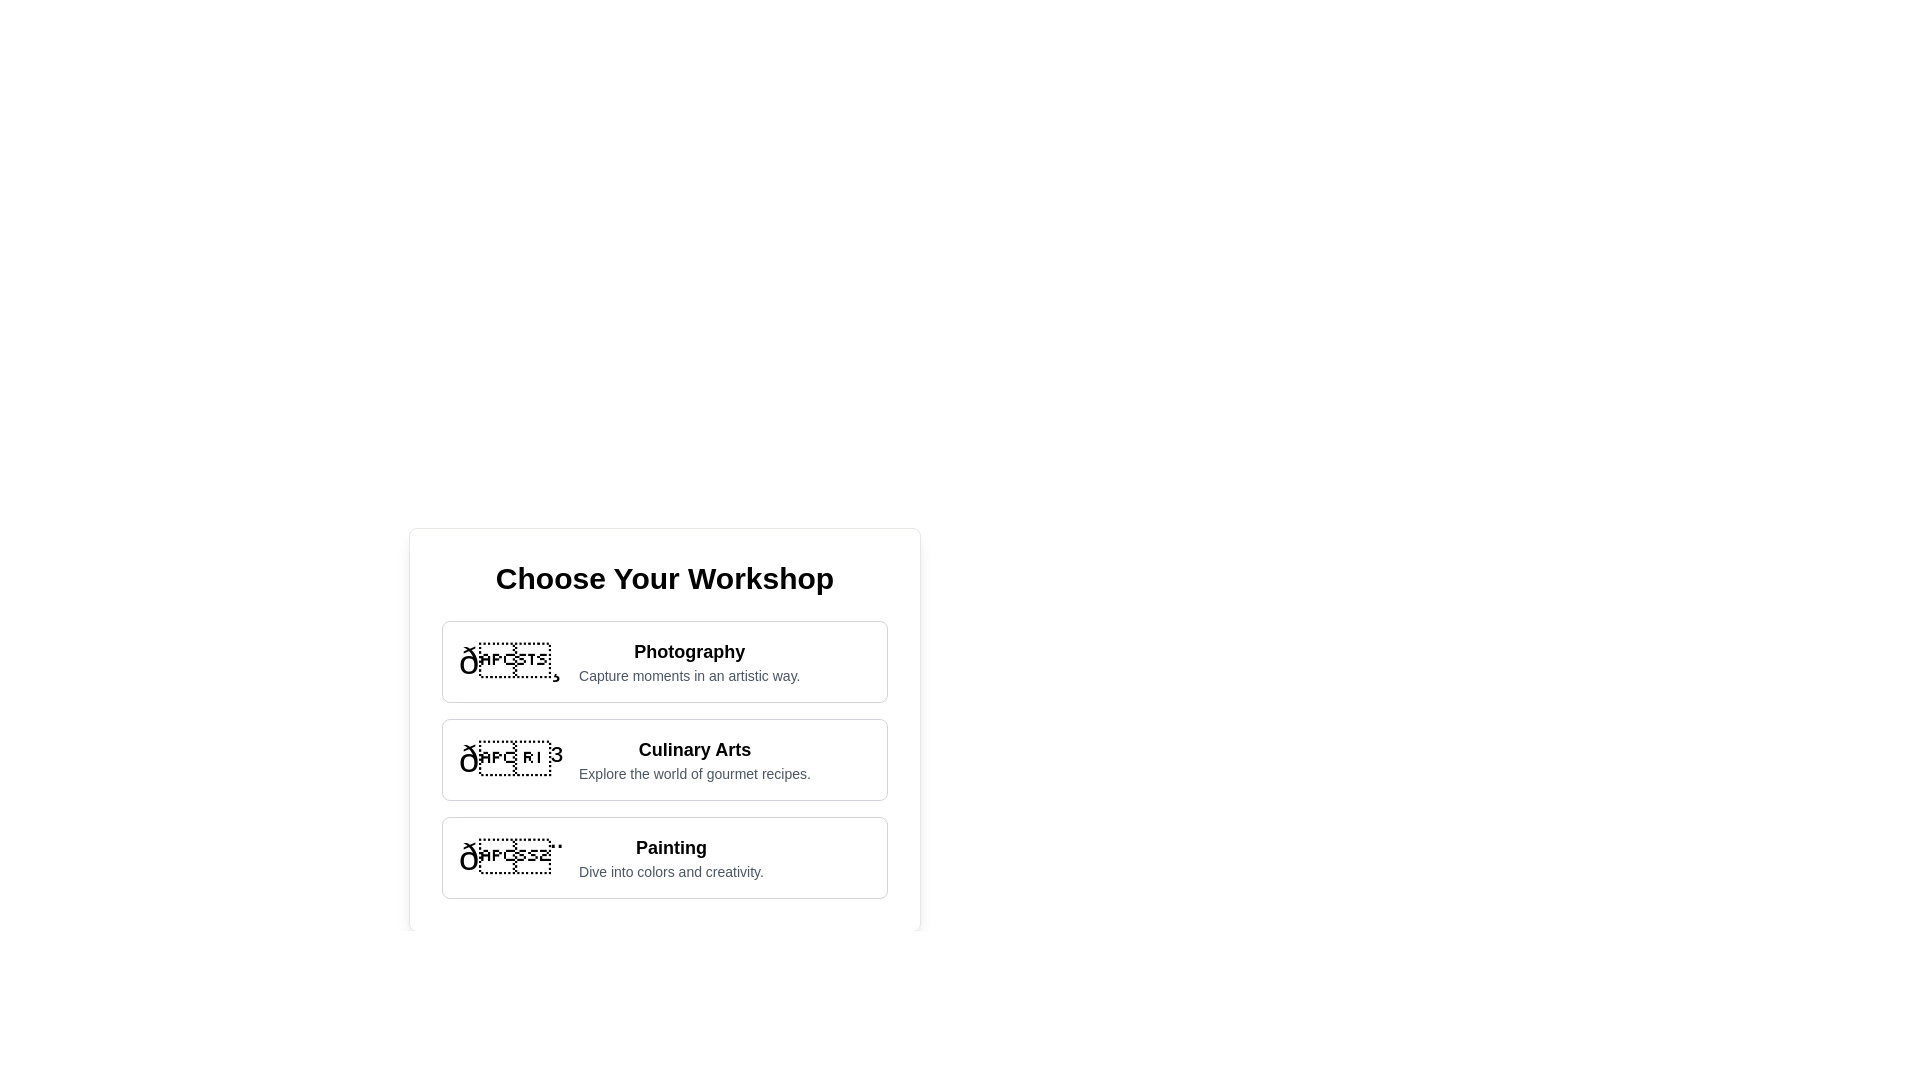 The width and height of the screenshot is (1920, 1080). I want to click on the third Card option in the list of workshop categories, so click(665, 856).